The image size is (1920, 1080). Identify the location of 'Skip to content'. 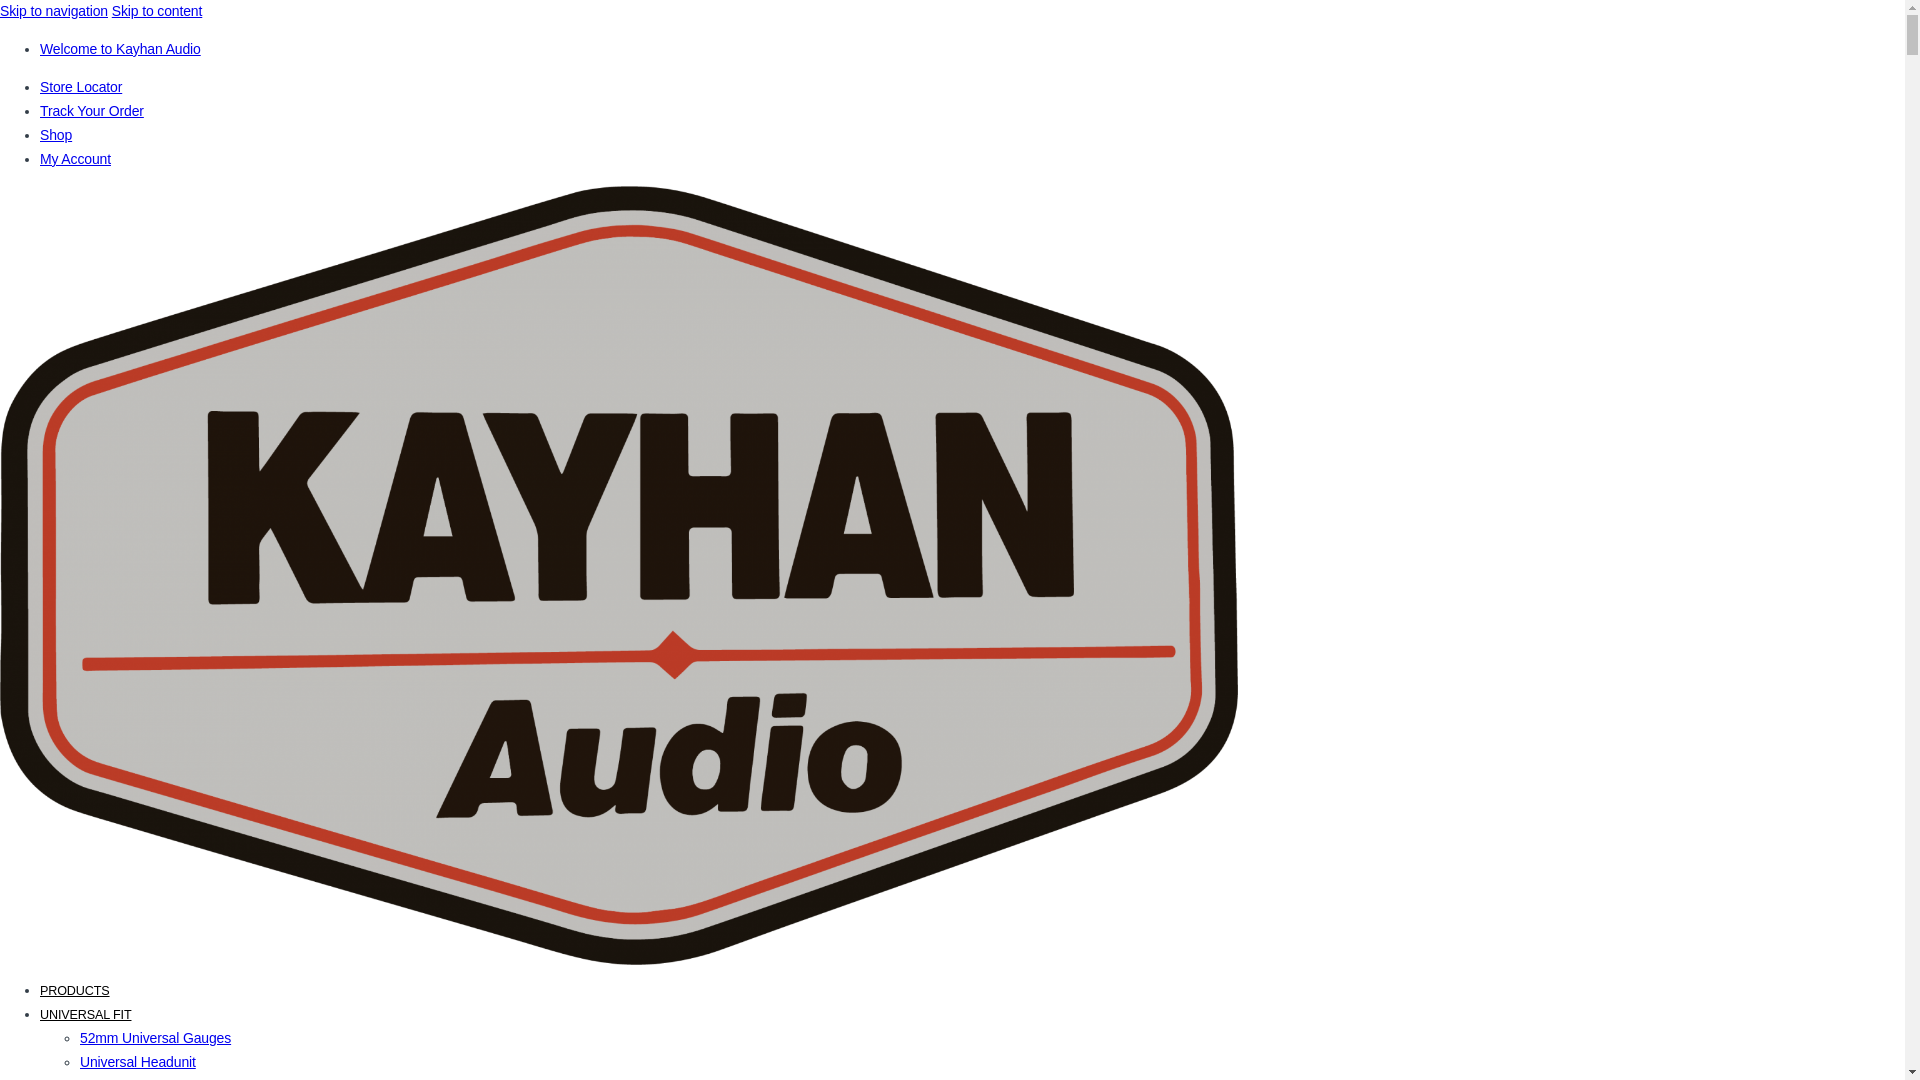
(156, 11).